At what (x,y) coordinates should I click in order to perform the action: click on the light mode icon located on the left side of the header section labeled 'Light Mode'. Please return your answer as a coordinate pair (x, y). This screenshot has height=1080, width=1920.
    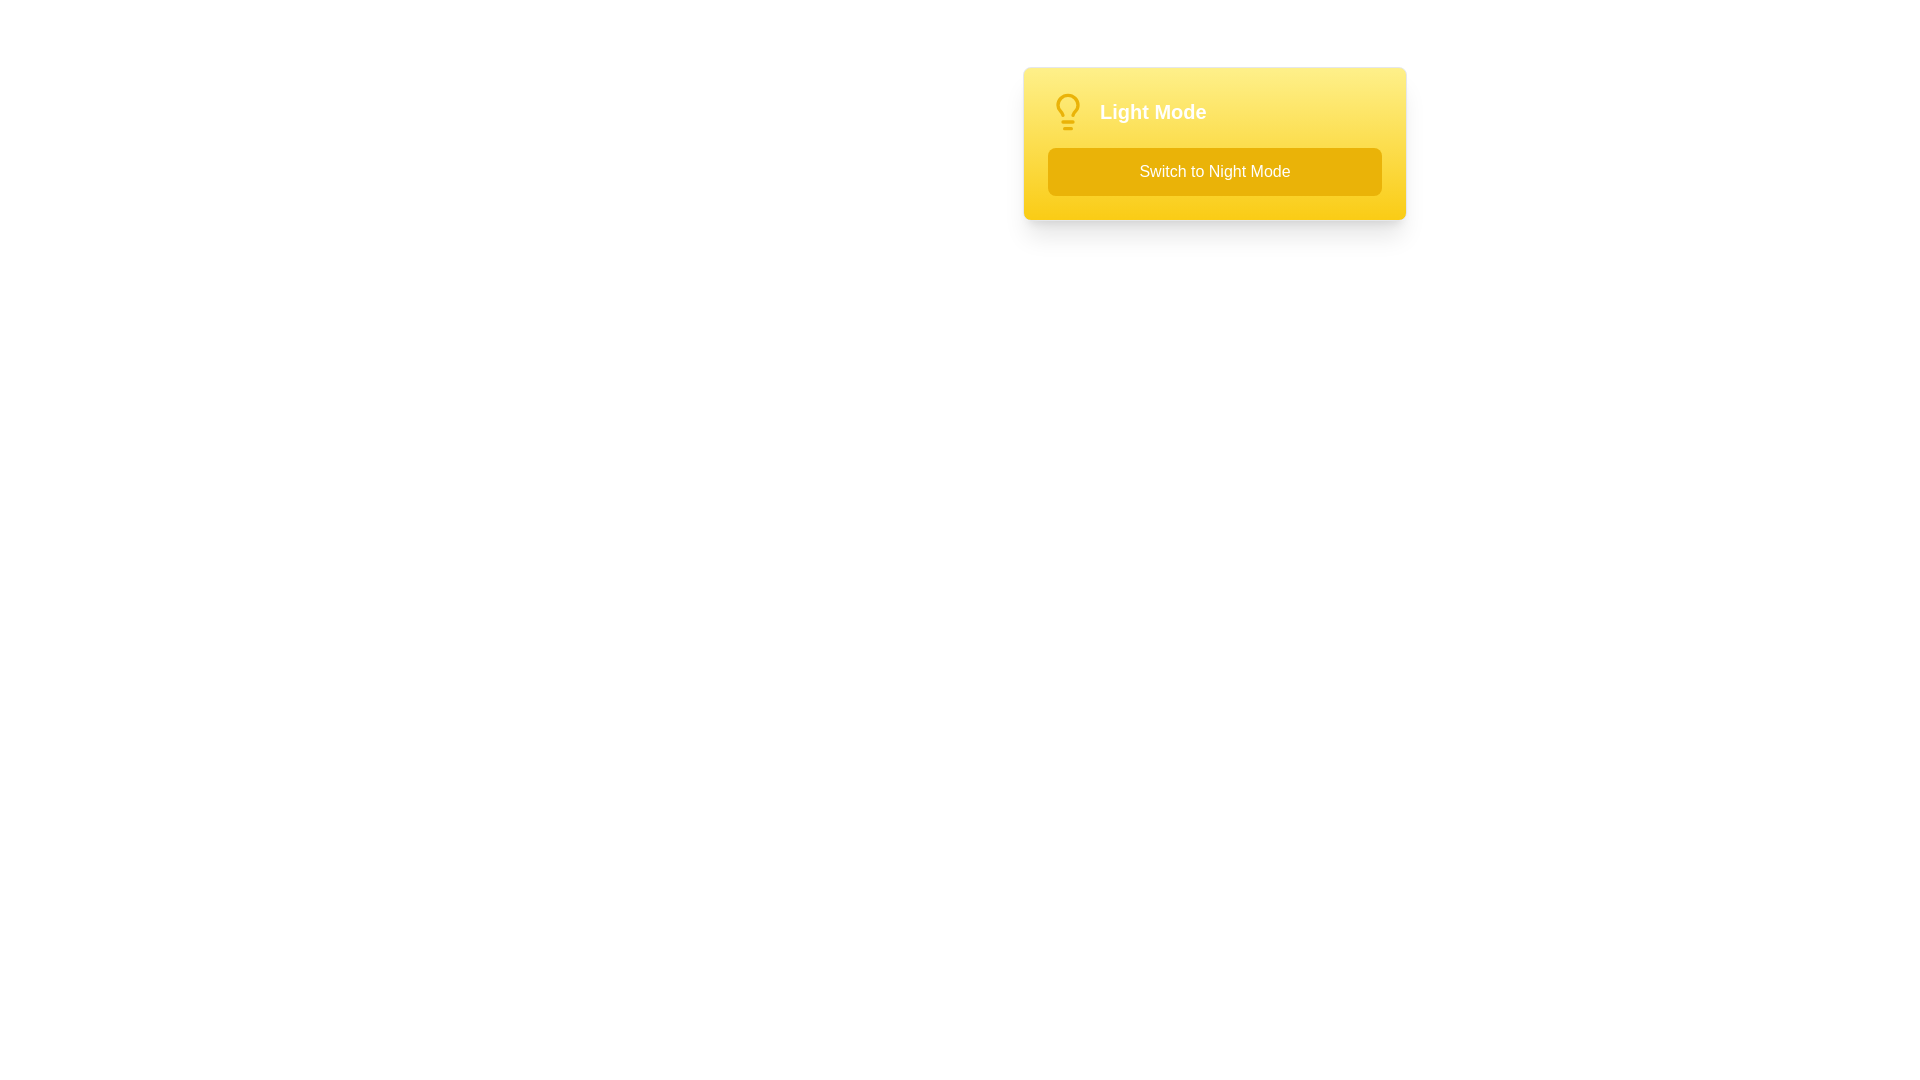
    Looking at the image, I should click on (1067, 111).